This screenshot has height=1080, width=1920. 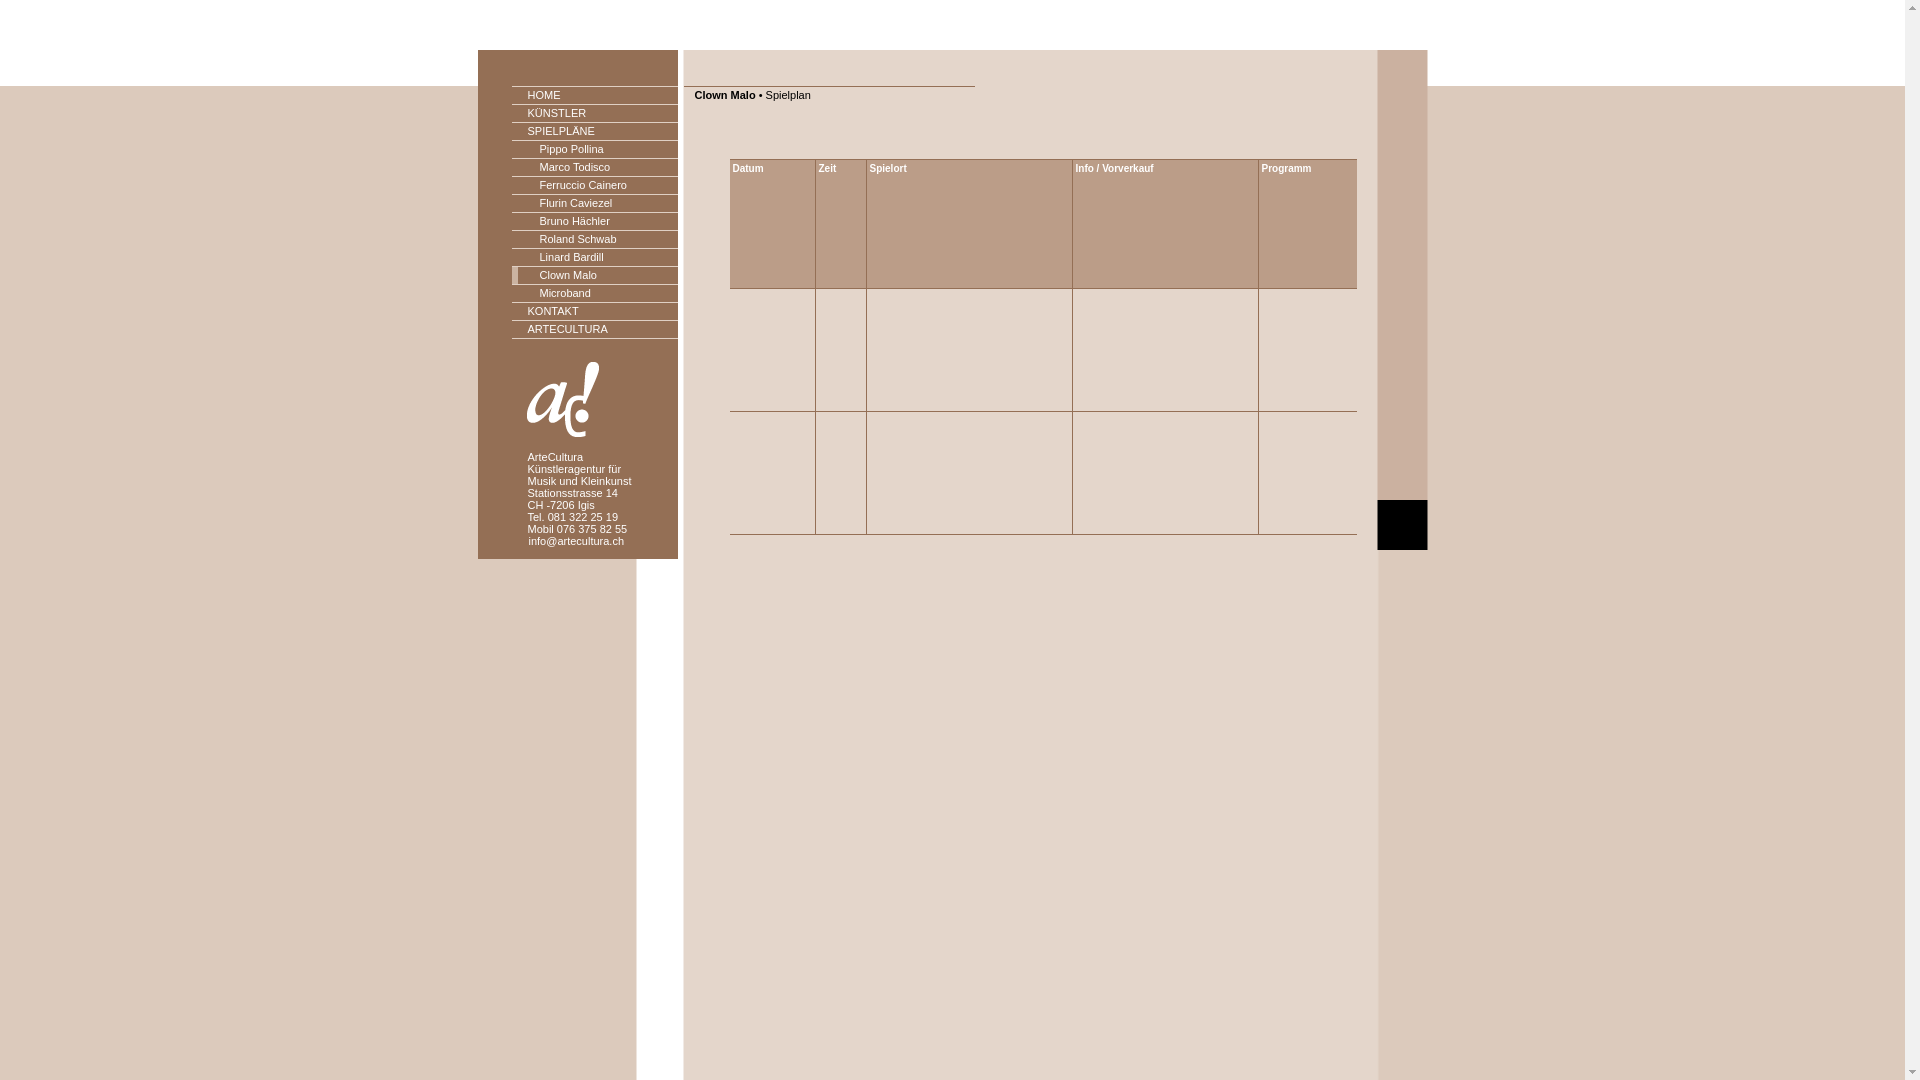 I want to click on 'HOME', so click(x=594, y=96).